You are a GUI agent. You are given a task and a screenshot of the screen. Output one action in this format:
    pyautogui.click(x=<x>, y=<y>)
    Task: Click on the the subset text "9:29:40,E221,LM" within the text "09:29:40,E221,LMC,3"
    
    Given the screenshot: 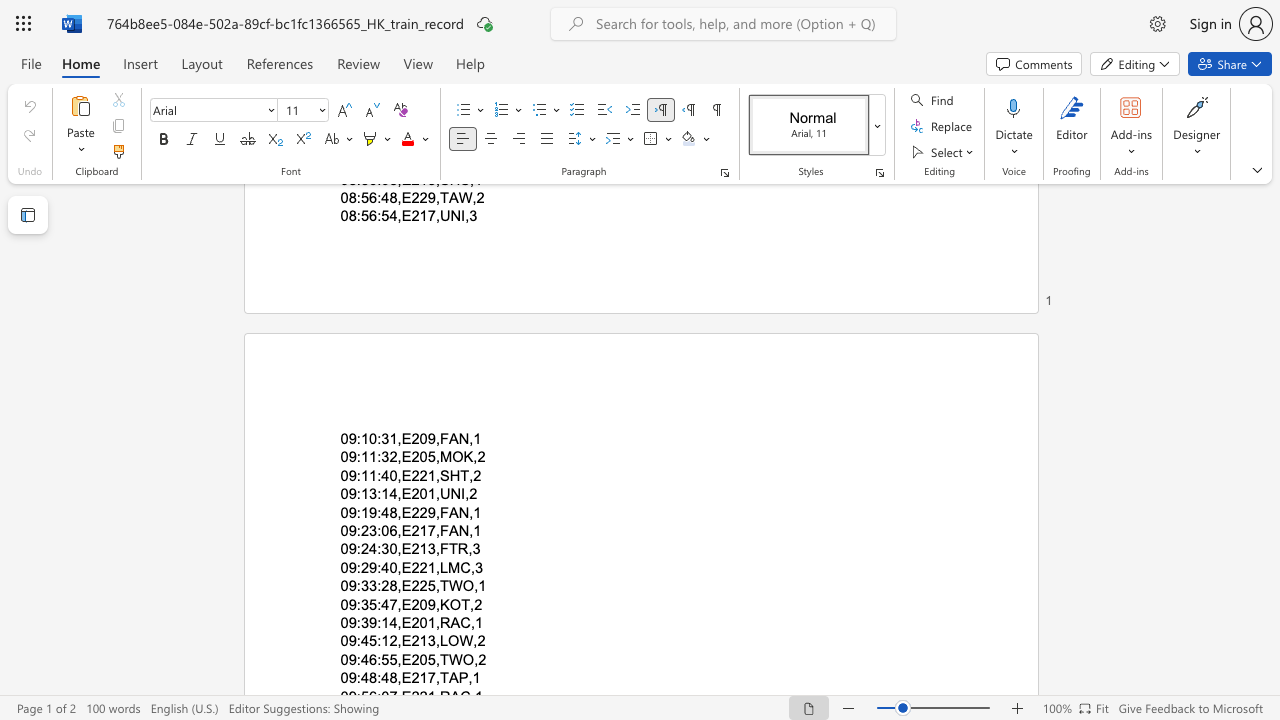 What is the action you would take?
    pyautogui.click(x=348, y=567)
    